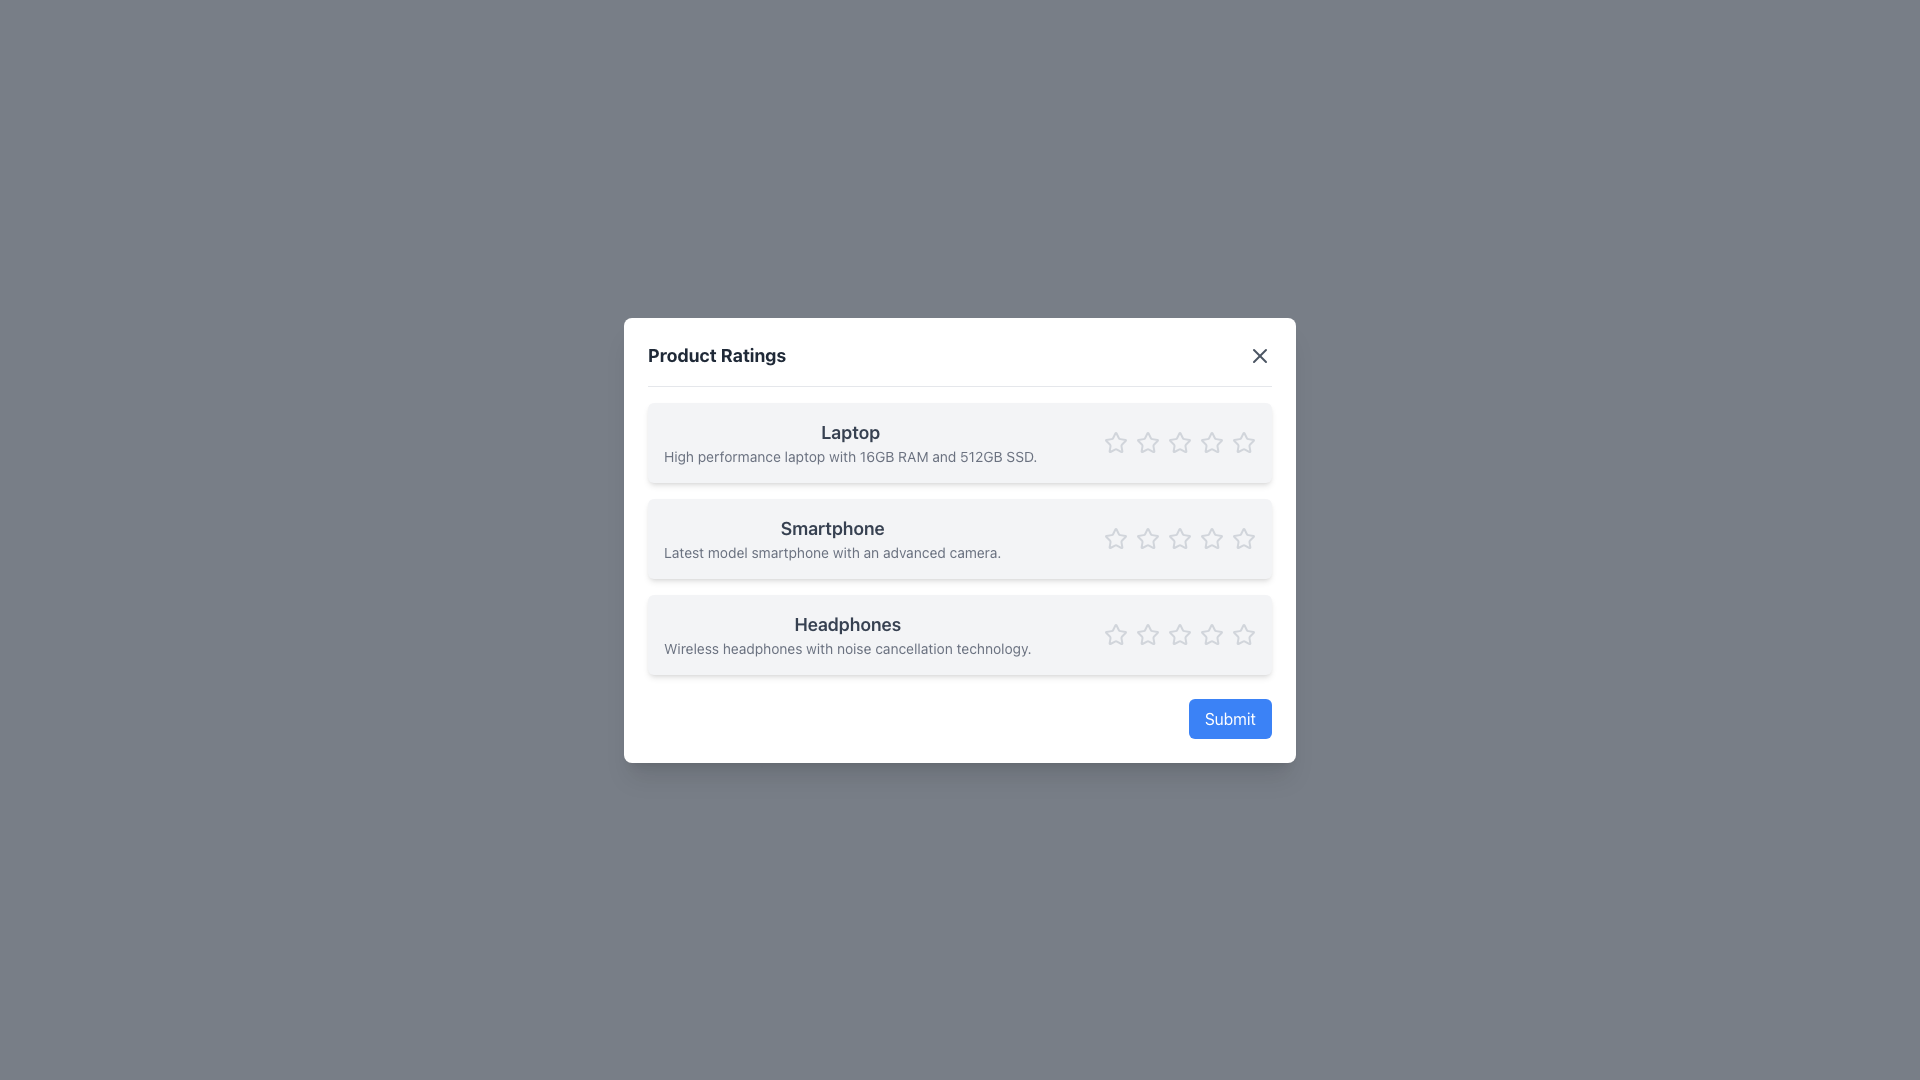 The image size is (1920, 1080). Describe the element at coordinates (1258, 354) in the screenshot. I see `the close icon located in the top-right corner of the 'Product Ratings' modal dialog` at that location.